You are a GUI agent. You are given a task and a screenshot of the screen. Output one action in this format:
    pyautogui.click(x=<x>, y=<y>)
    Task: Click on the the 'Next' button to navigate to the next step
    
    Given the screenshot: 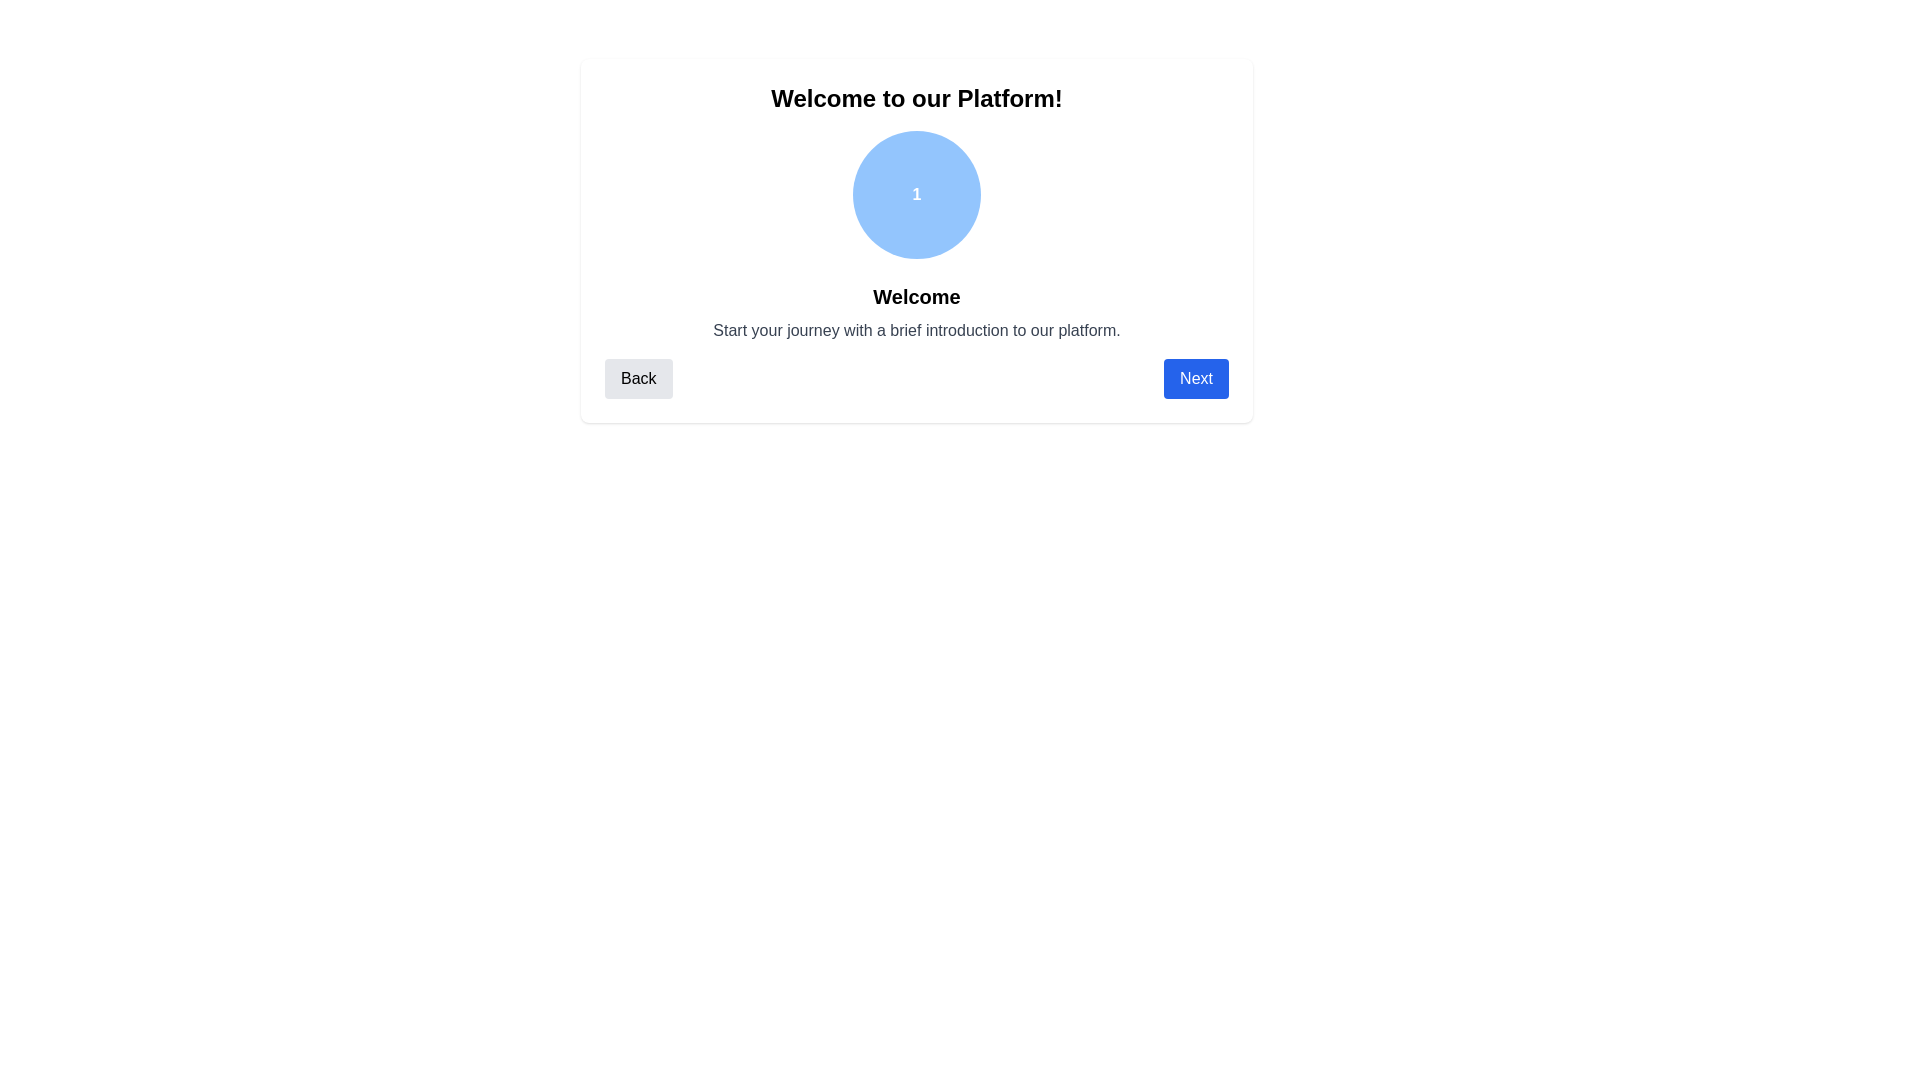 What is the action you would take?
    pyautogui.click(x=1196, y=378)
    